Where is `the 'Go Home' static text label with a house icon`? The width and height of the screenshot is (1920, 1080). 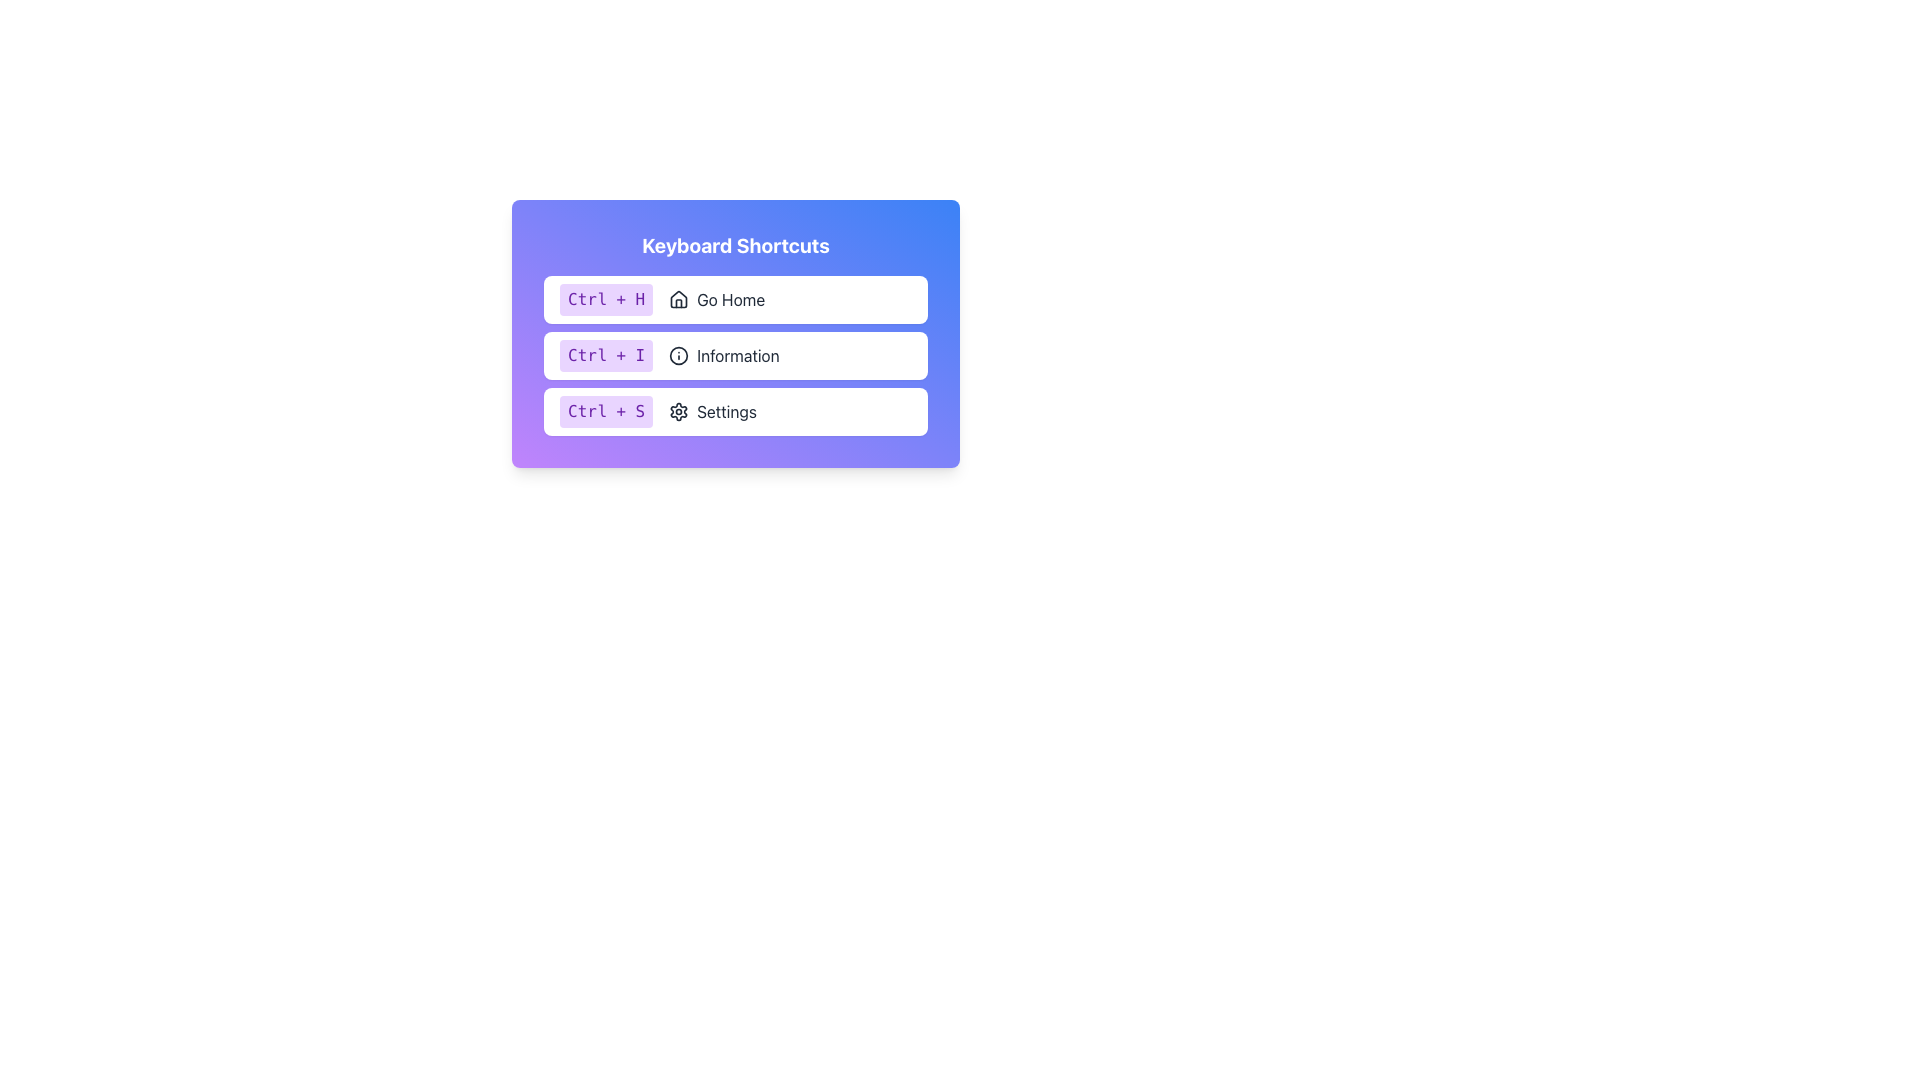 the 'Go Home' static text label with a house icon is located at coordinates (717, 300).